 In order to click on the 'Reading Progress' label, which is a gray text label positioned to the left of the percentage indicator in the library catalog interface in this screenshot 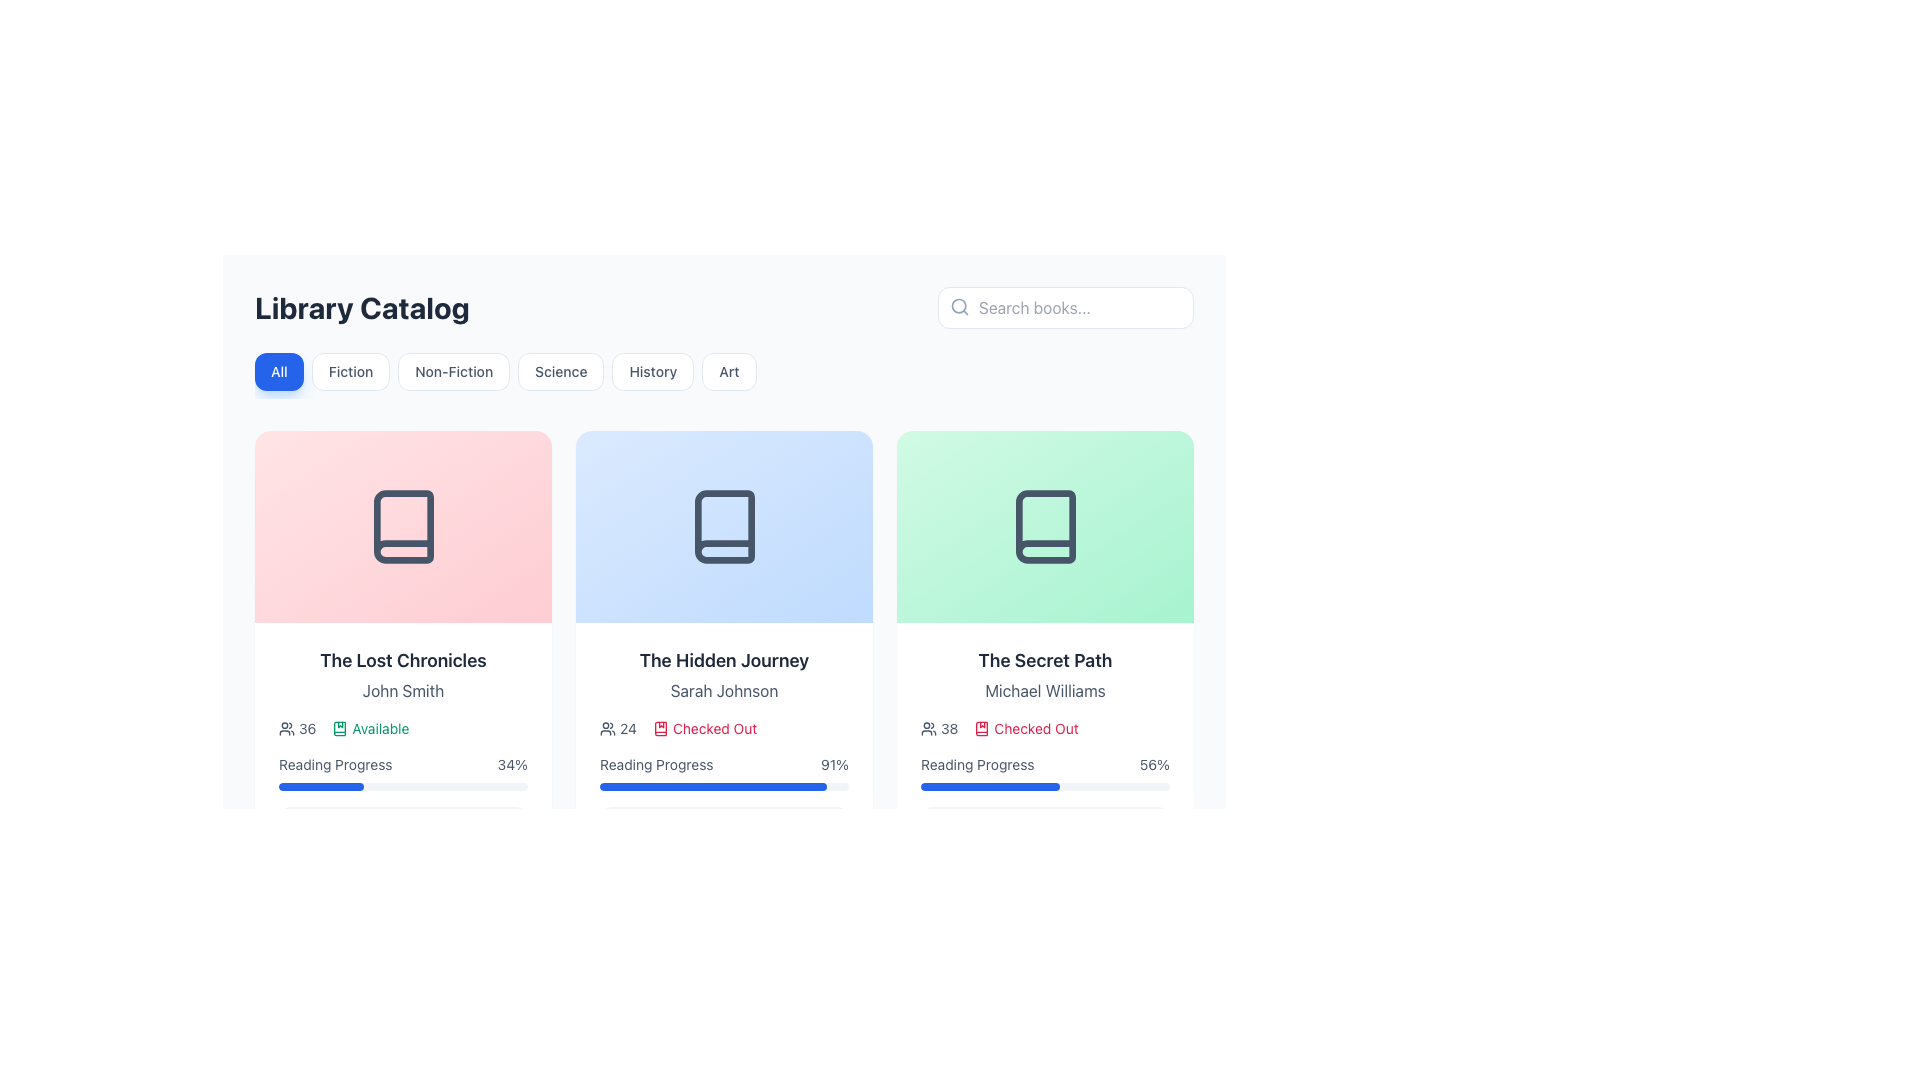, I will do `click(335, 764)`.